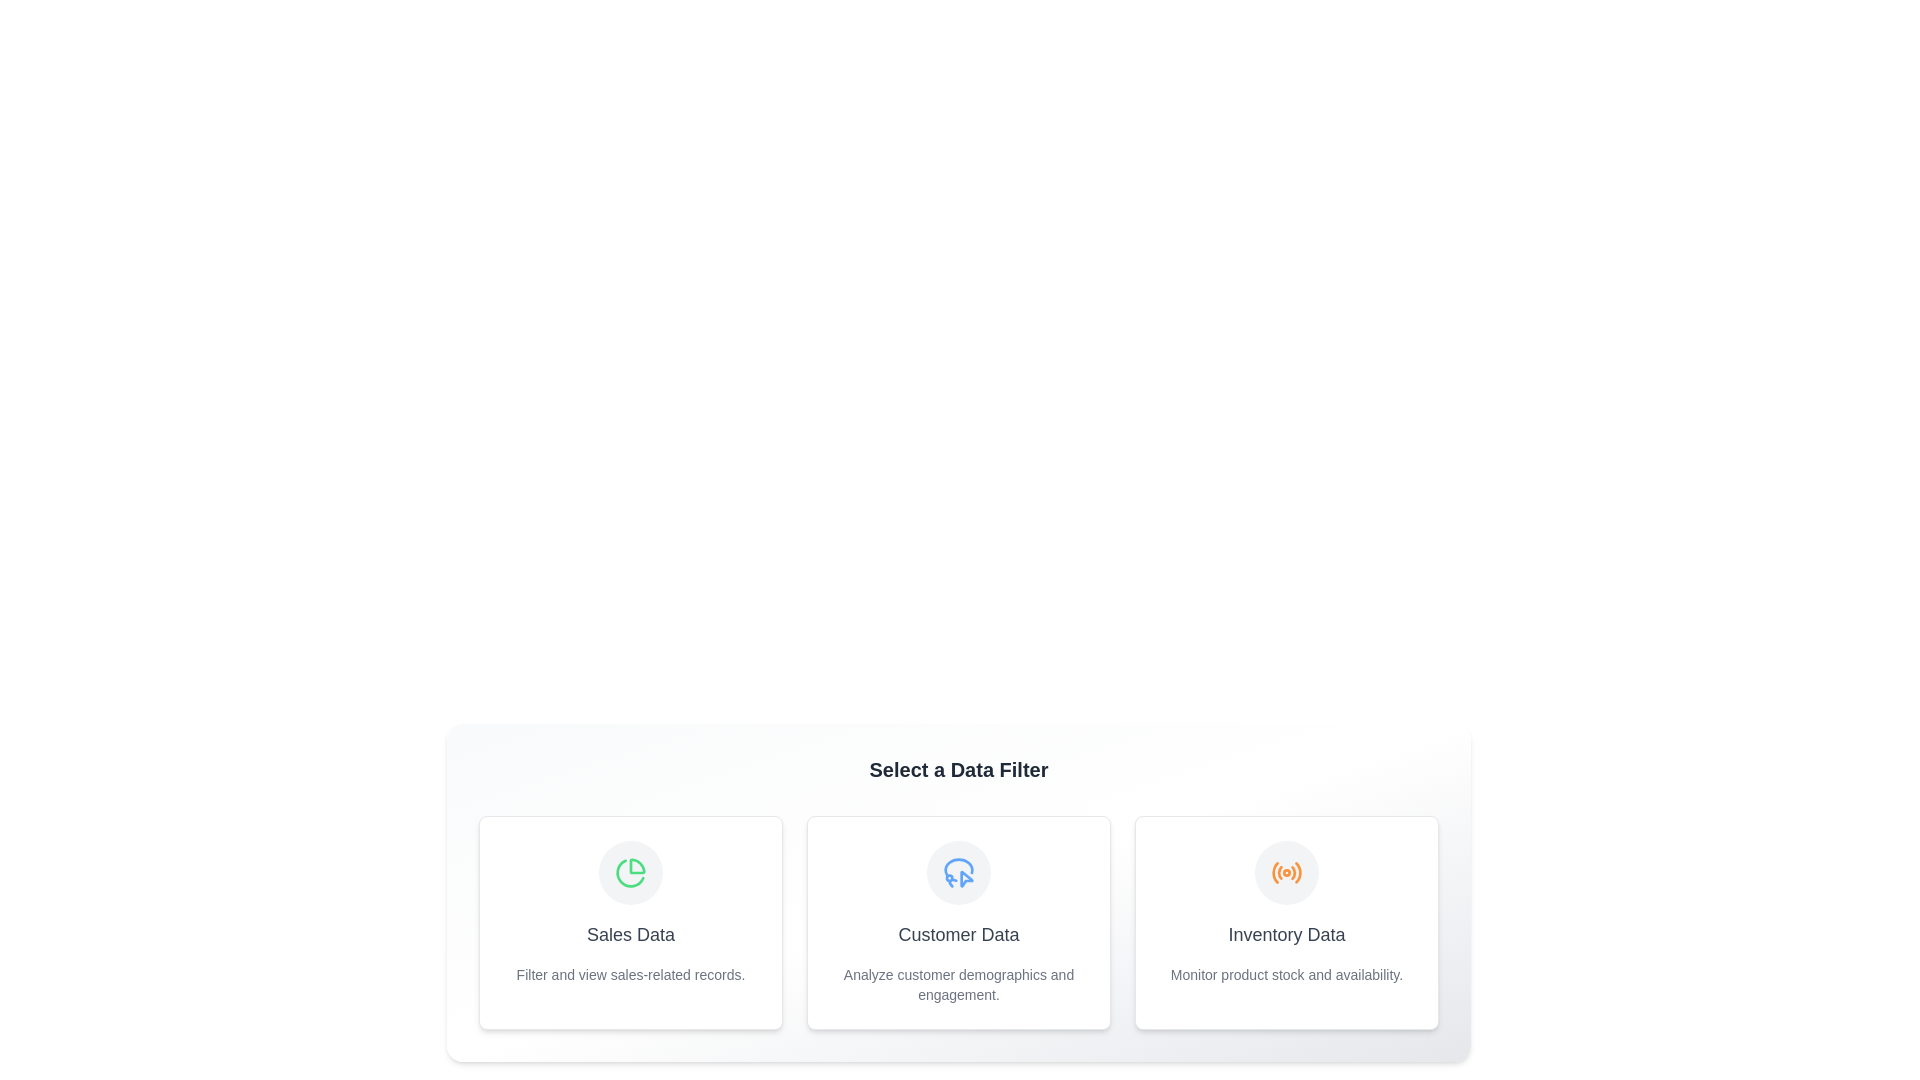  Describe the element at coordinates (629, 922) in the screenshot. I see `the leftmost card in the first column of the three-column grid layout` at that location.